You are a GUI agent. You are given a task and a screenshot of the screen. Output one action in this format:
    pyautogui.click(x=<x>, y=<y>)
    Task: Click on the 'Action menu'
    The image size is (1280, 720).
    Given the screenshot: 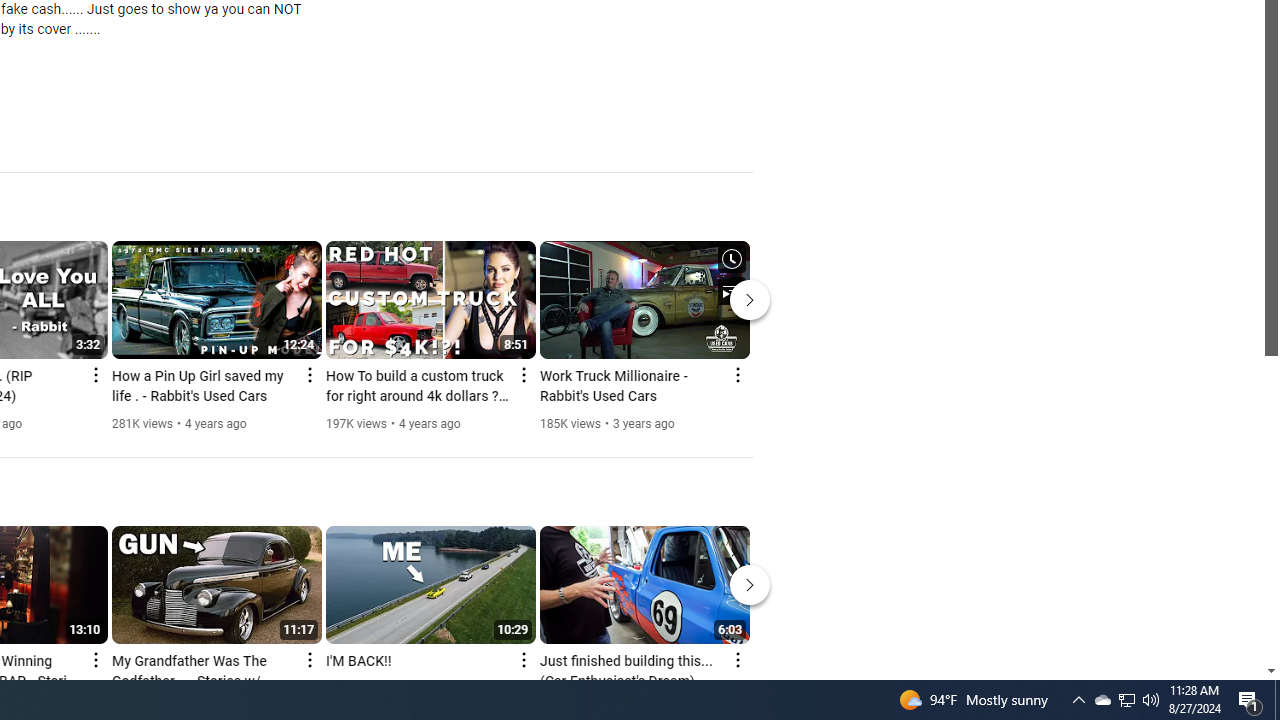 What is the action you would take?
    pyautogui.click(x=736, y=659)
    